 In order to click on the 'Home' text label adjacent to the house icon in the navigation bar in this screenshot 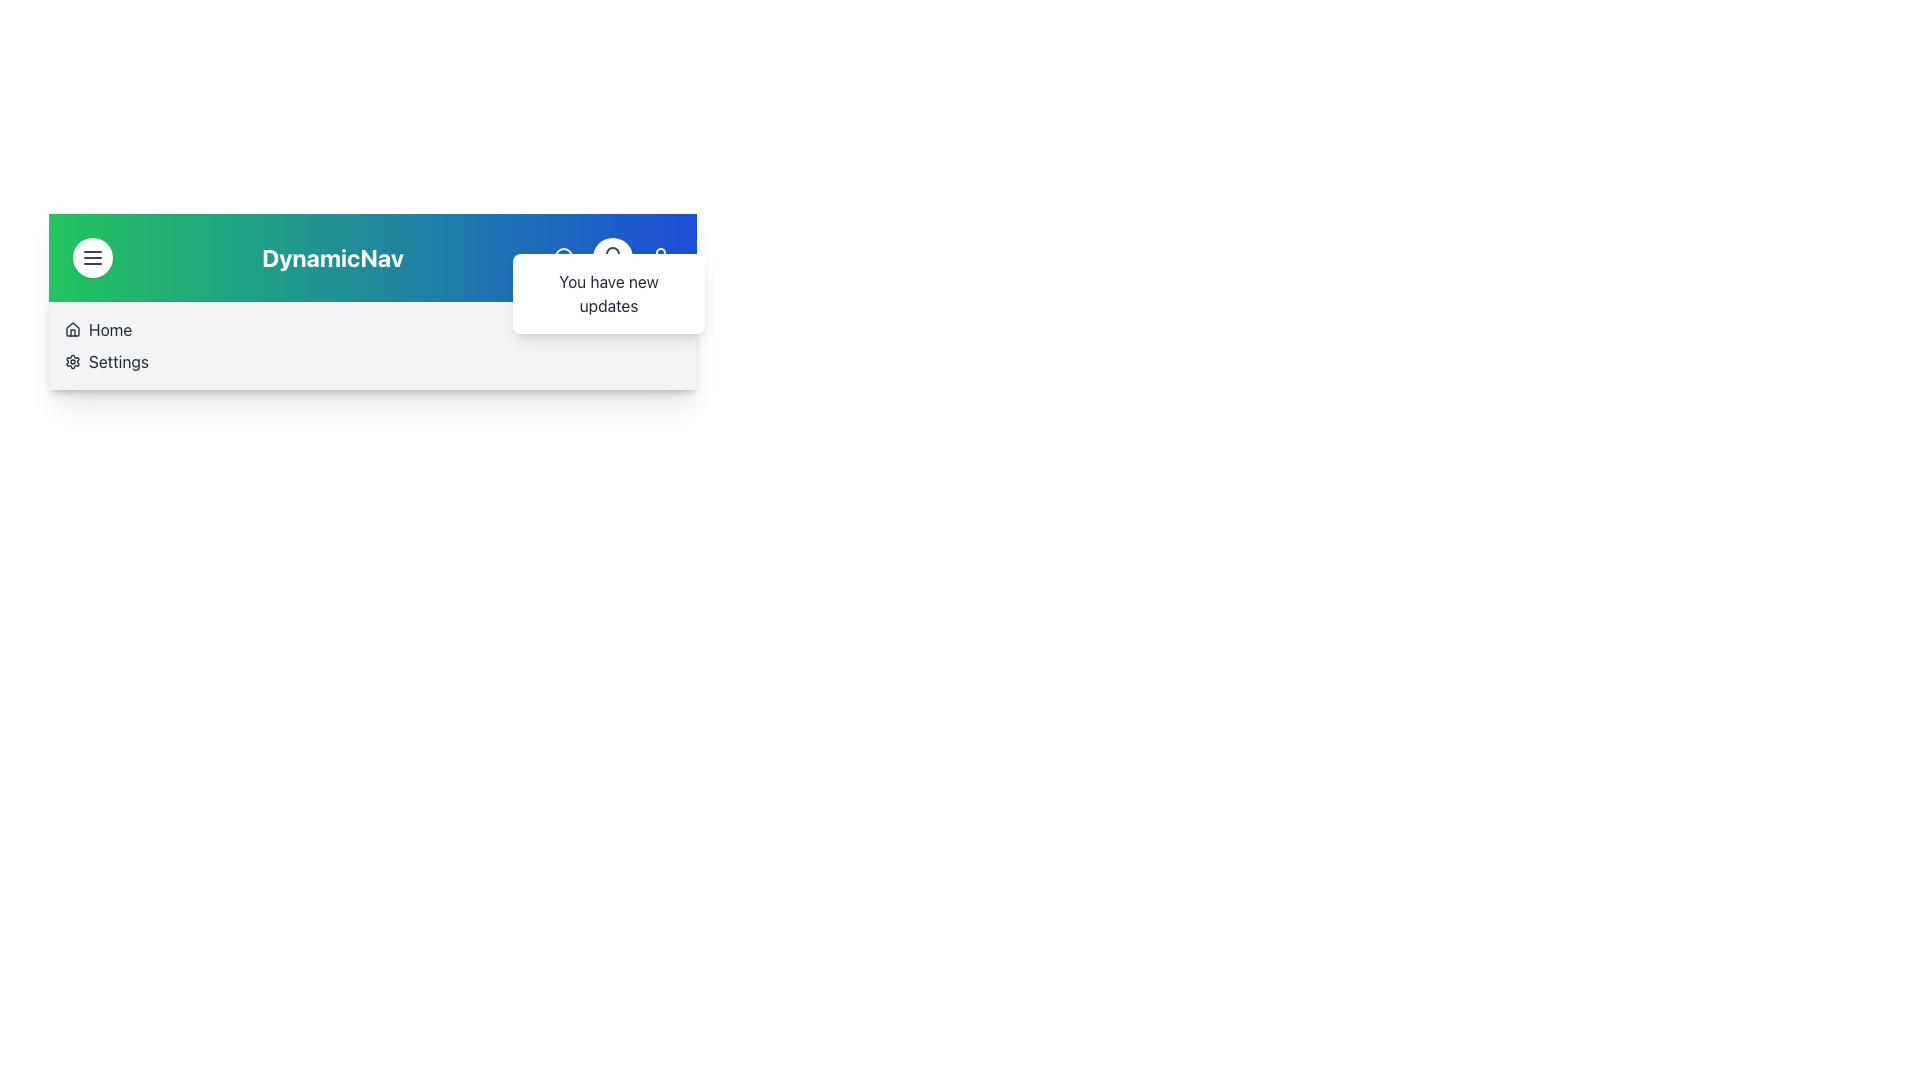, I will do `click(109, 329)`.